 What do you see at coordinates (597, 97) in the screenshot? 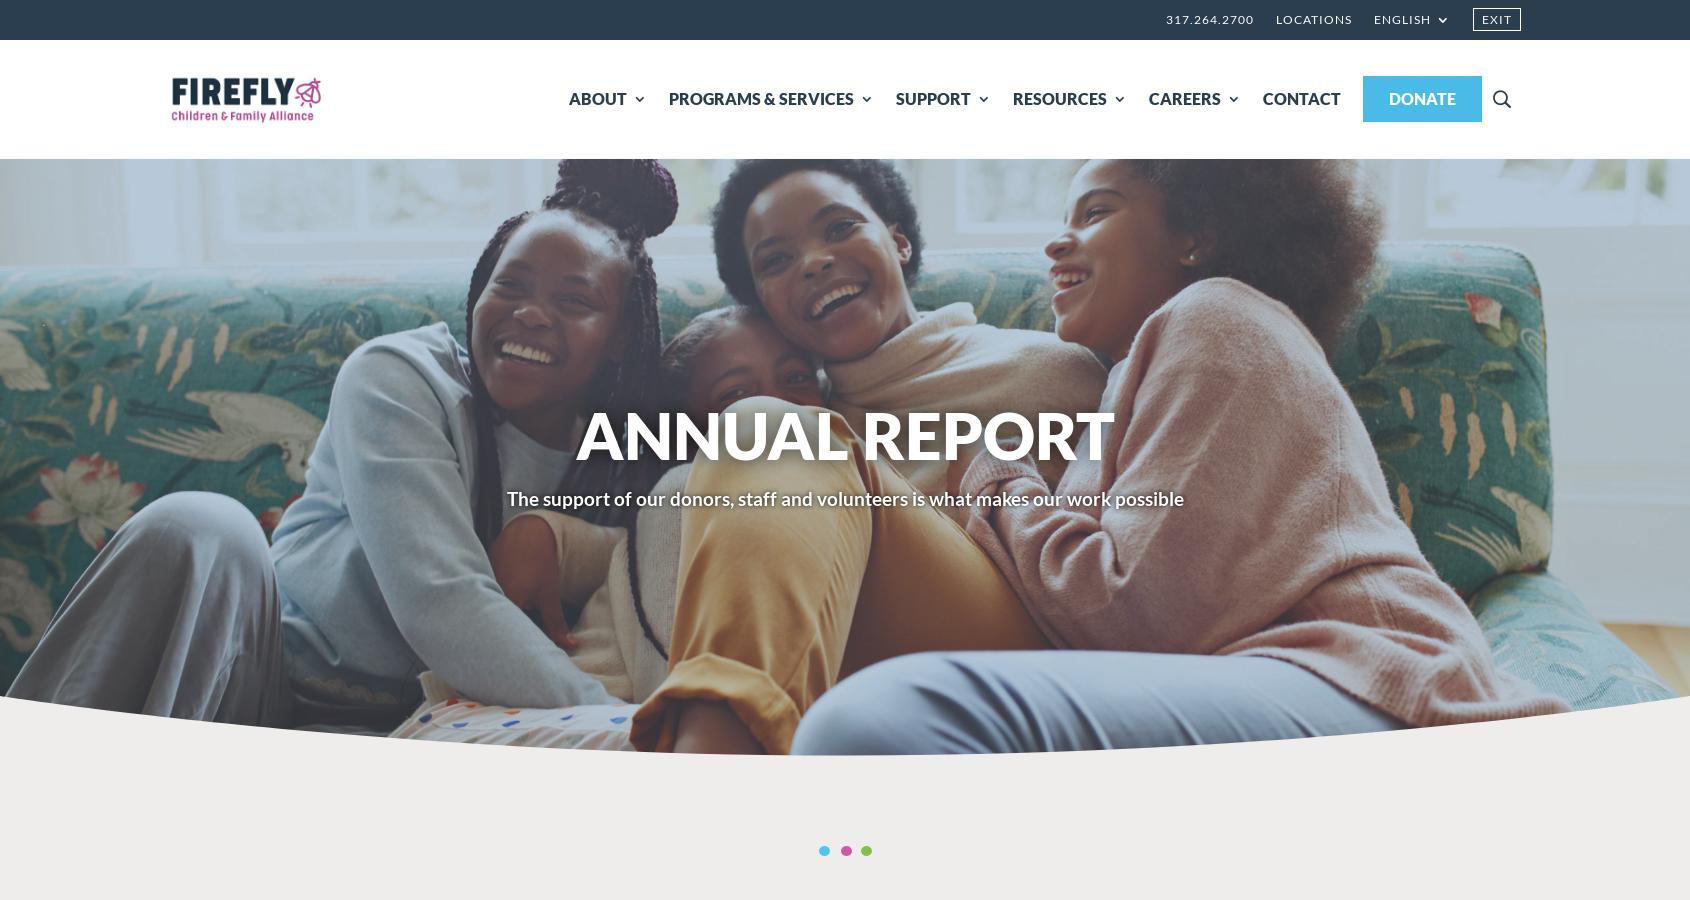
I see `'ABOUT'` at bounding box center [597, 97].